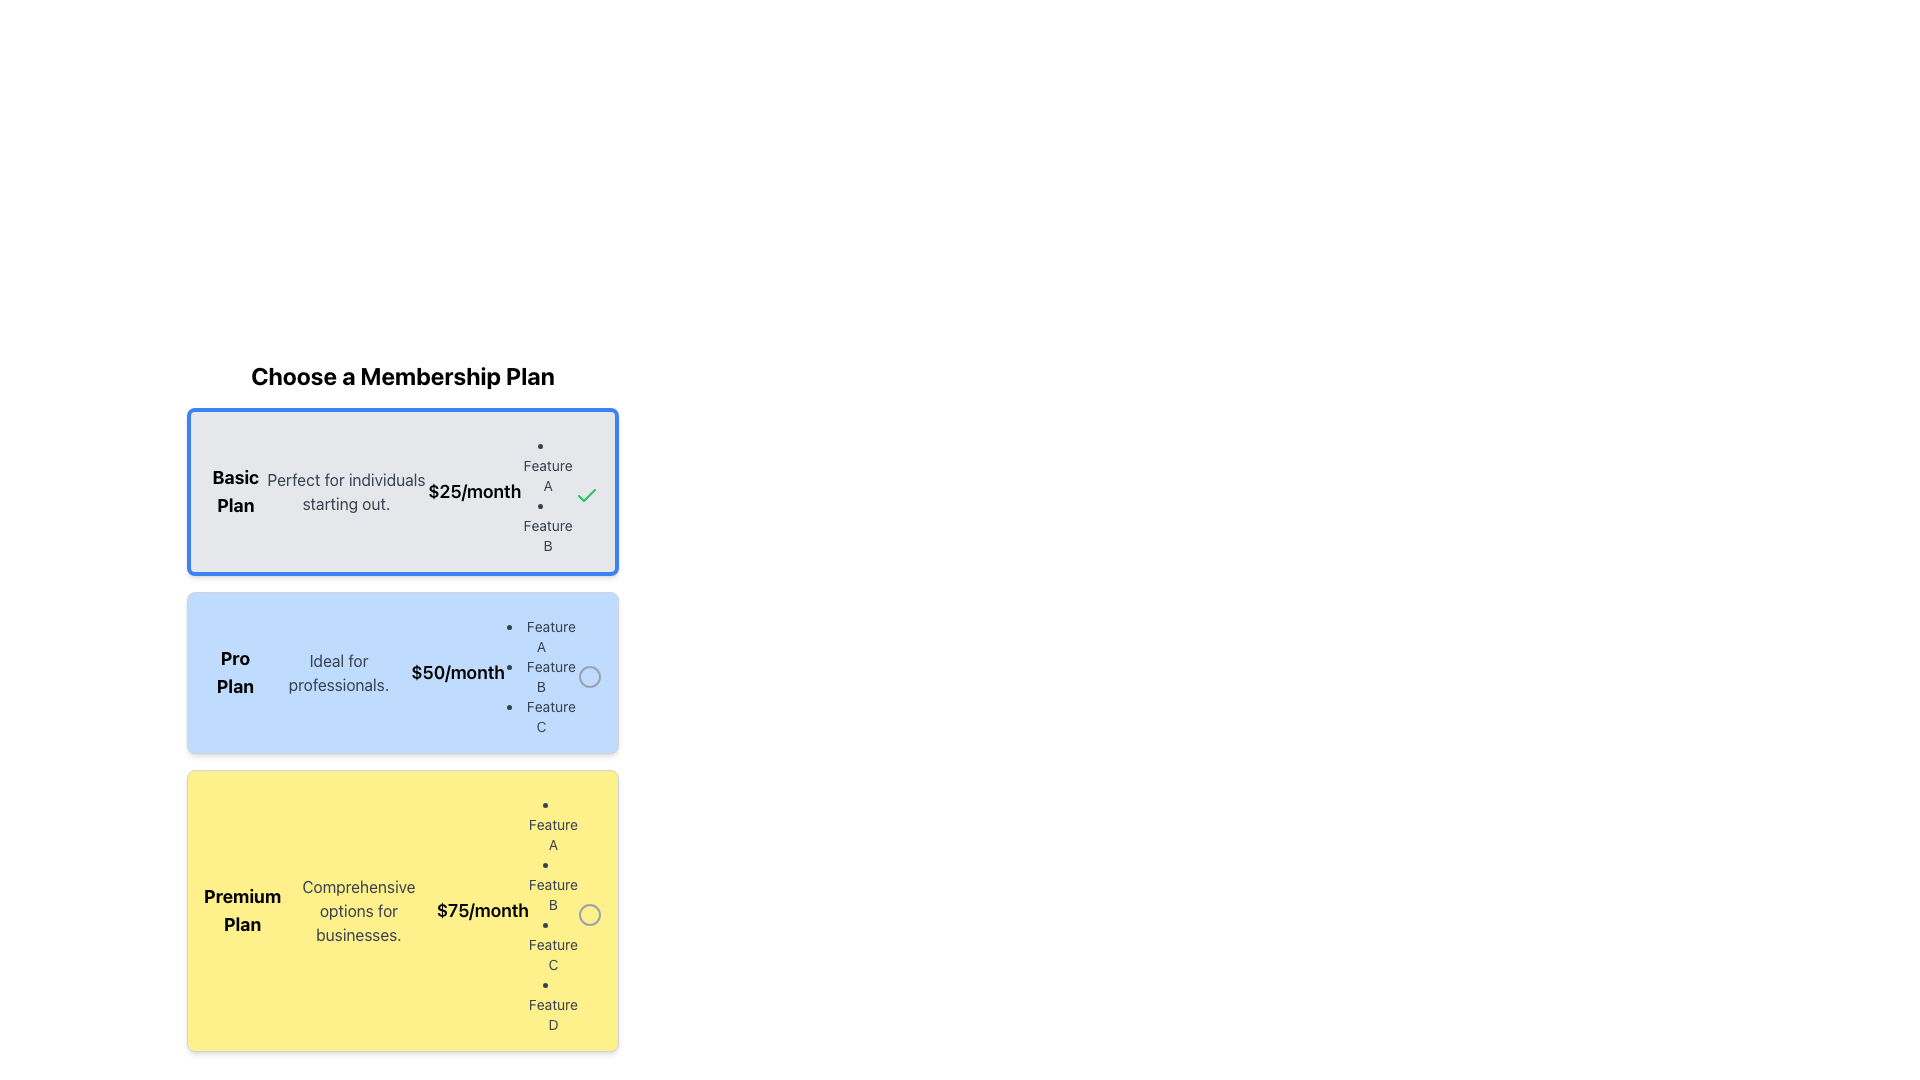 The height and width of the screenshot is (1080, 1920). I want to click on the first label in the bulleted list of the 'Basic Plan' section, which provides information about the features included in this plan, so click(548, 466).